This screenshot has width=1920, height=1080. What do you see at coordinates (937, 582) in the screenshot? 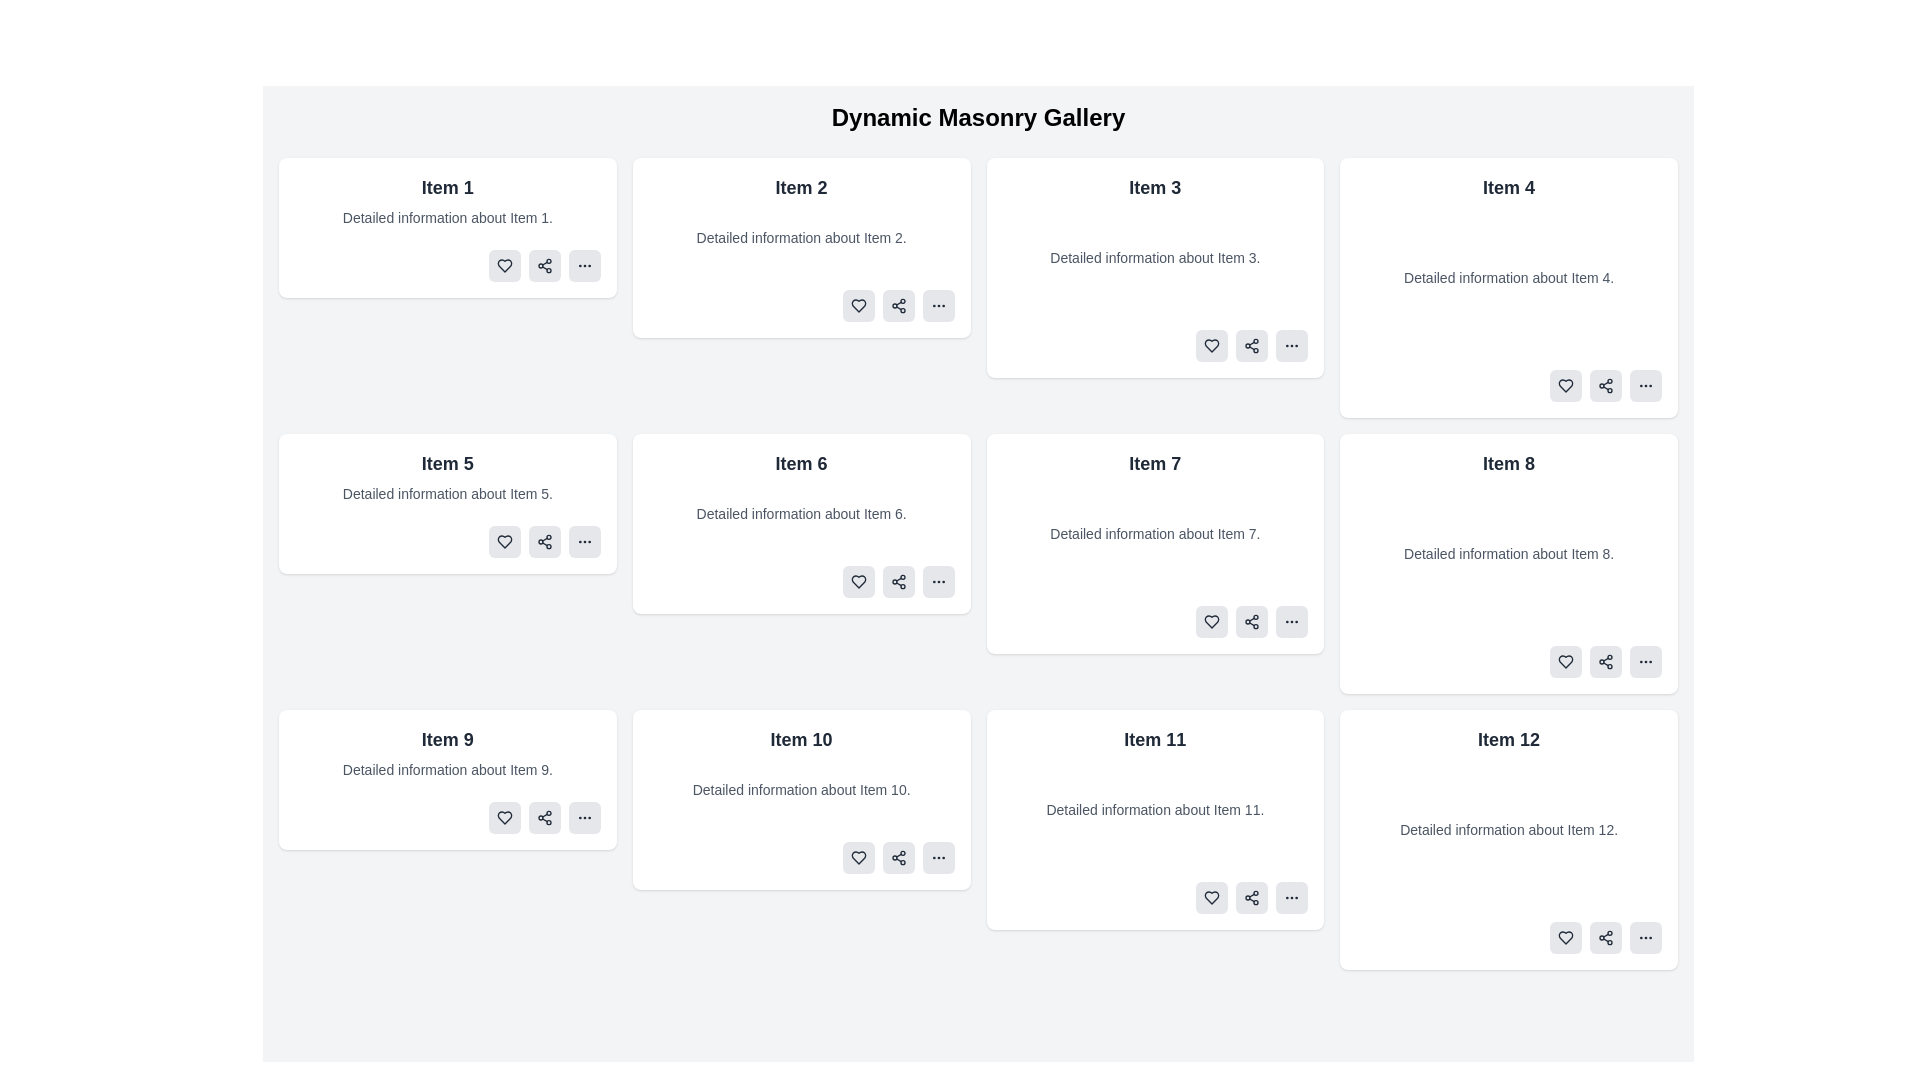
I see `the ellipsis icon located at the bottom-right of the 'Item 6' section in the gallery` at bounding box center [937, 582].